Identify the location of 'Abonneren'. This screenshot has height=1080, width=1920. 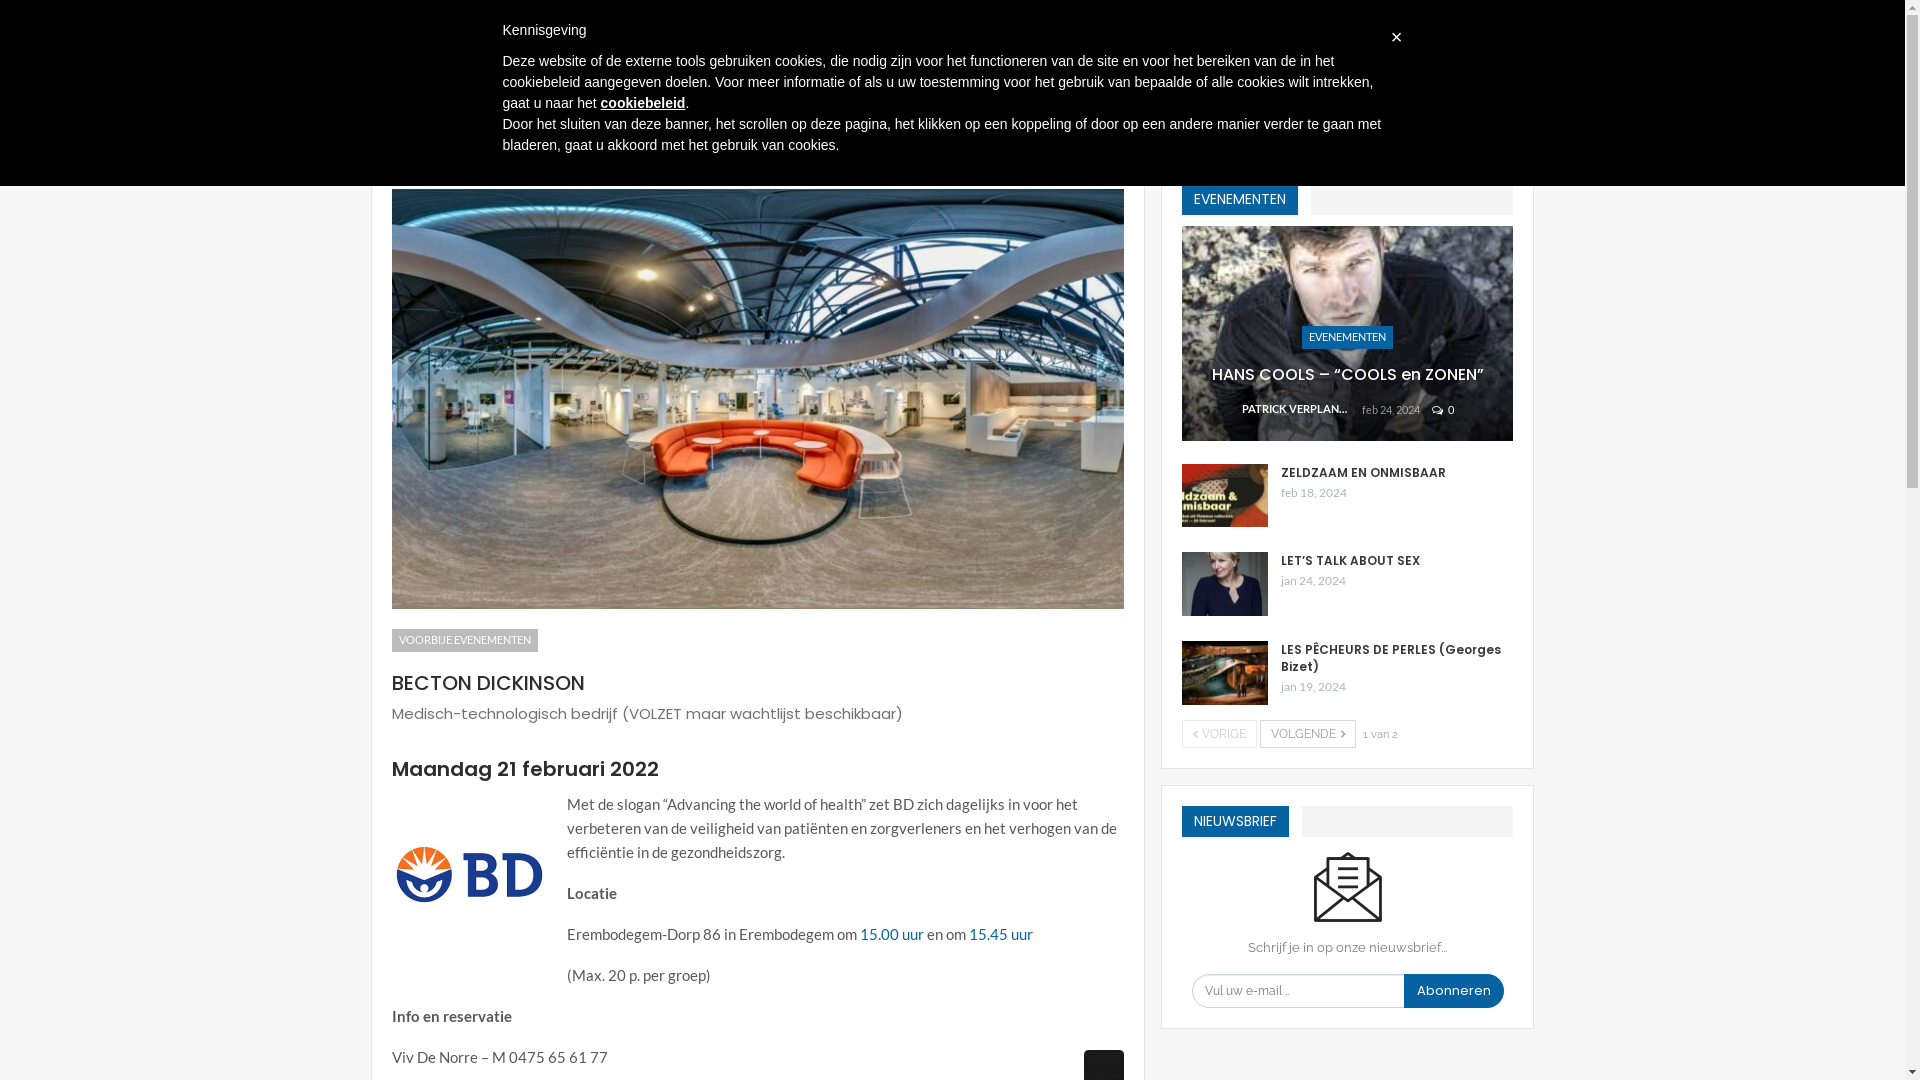
(1402, 991).